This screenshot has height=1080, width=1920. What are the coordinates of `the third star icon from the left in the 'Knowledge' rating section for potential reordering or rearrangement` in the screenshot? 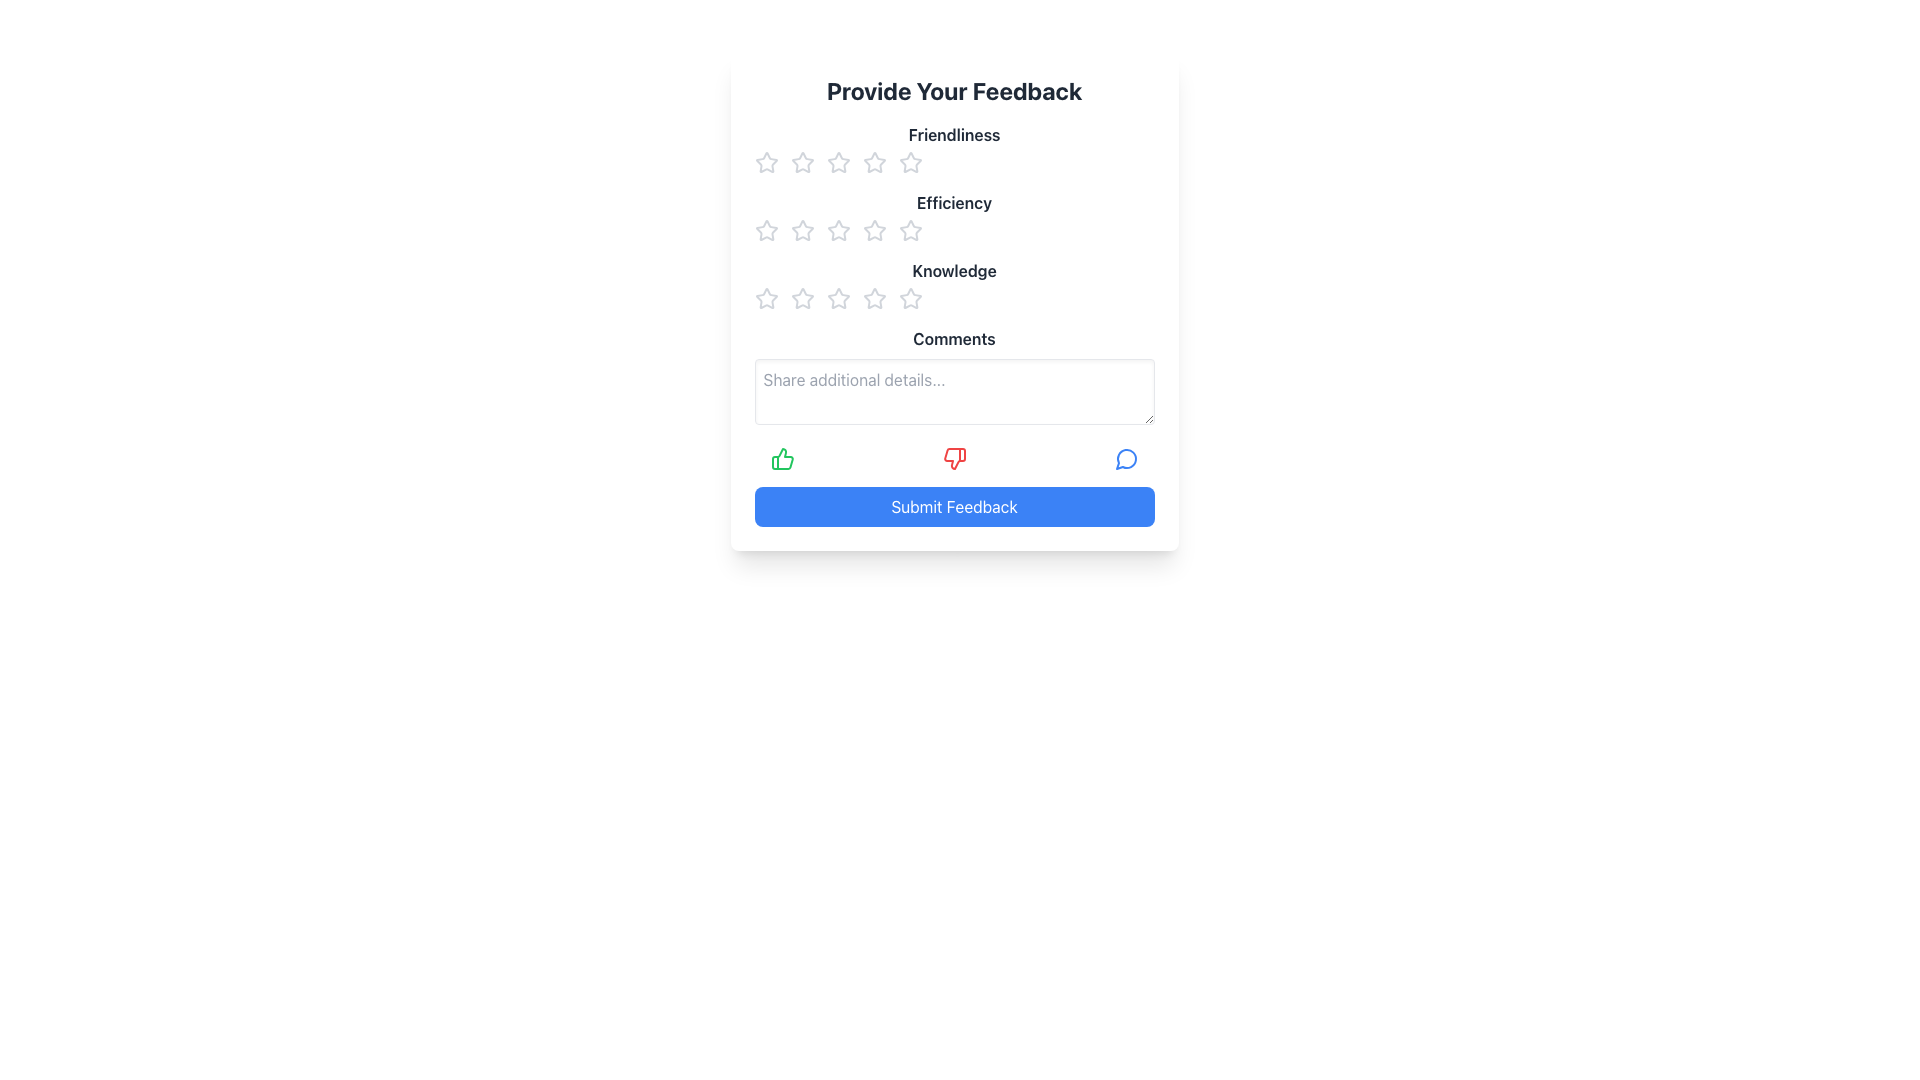 It's located at (909, 298).